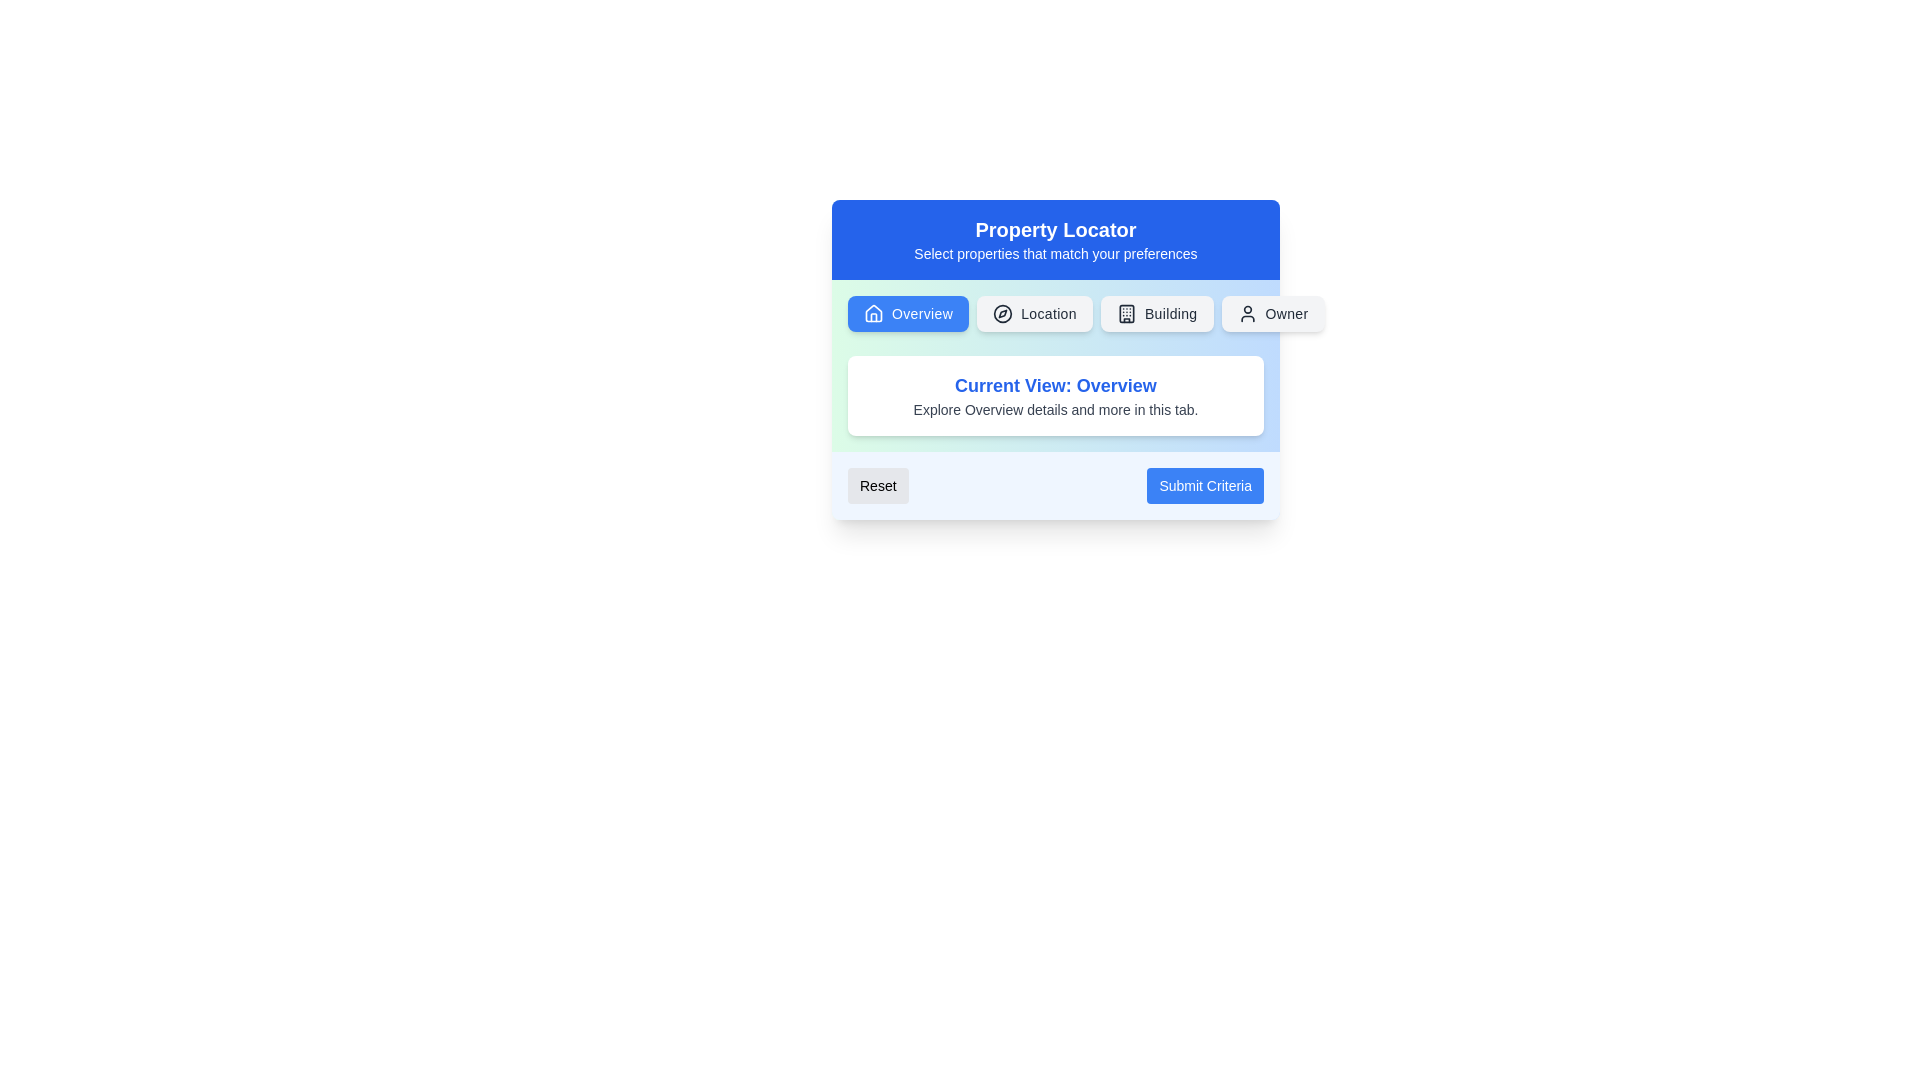 This screenshot has height=1080, width=1920. What do you see at coordinates (873, 313) in the screenshot?
I see `the house-shaped icon located to the left of the 'Overview' text label in the top-left area of the control panel` at bounding box center [873, 313].